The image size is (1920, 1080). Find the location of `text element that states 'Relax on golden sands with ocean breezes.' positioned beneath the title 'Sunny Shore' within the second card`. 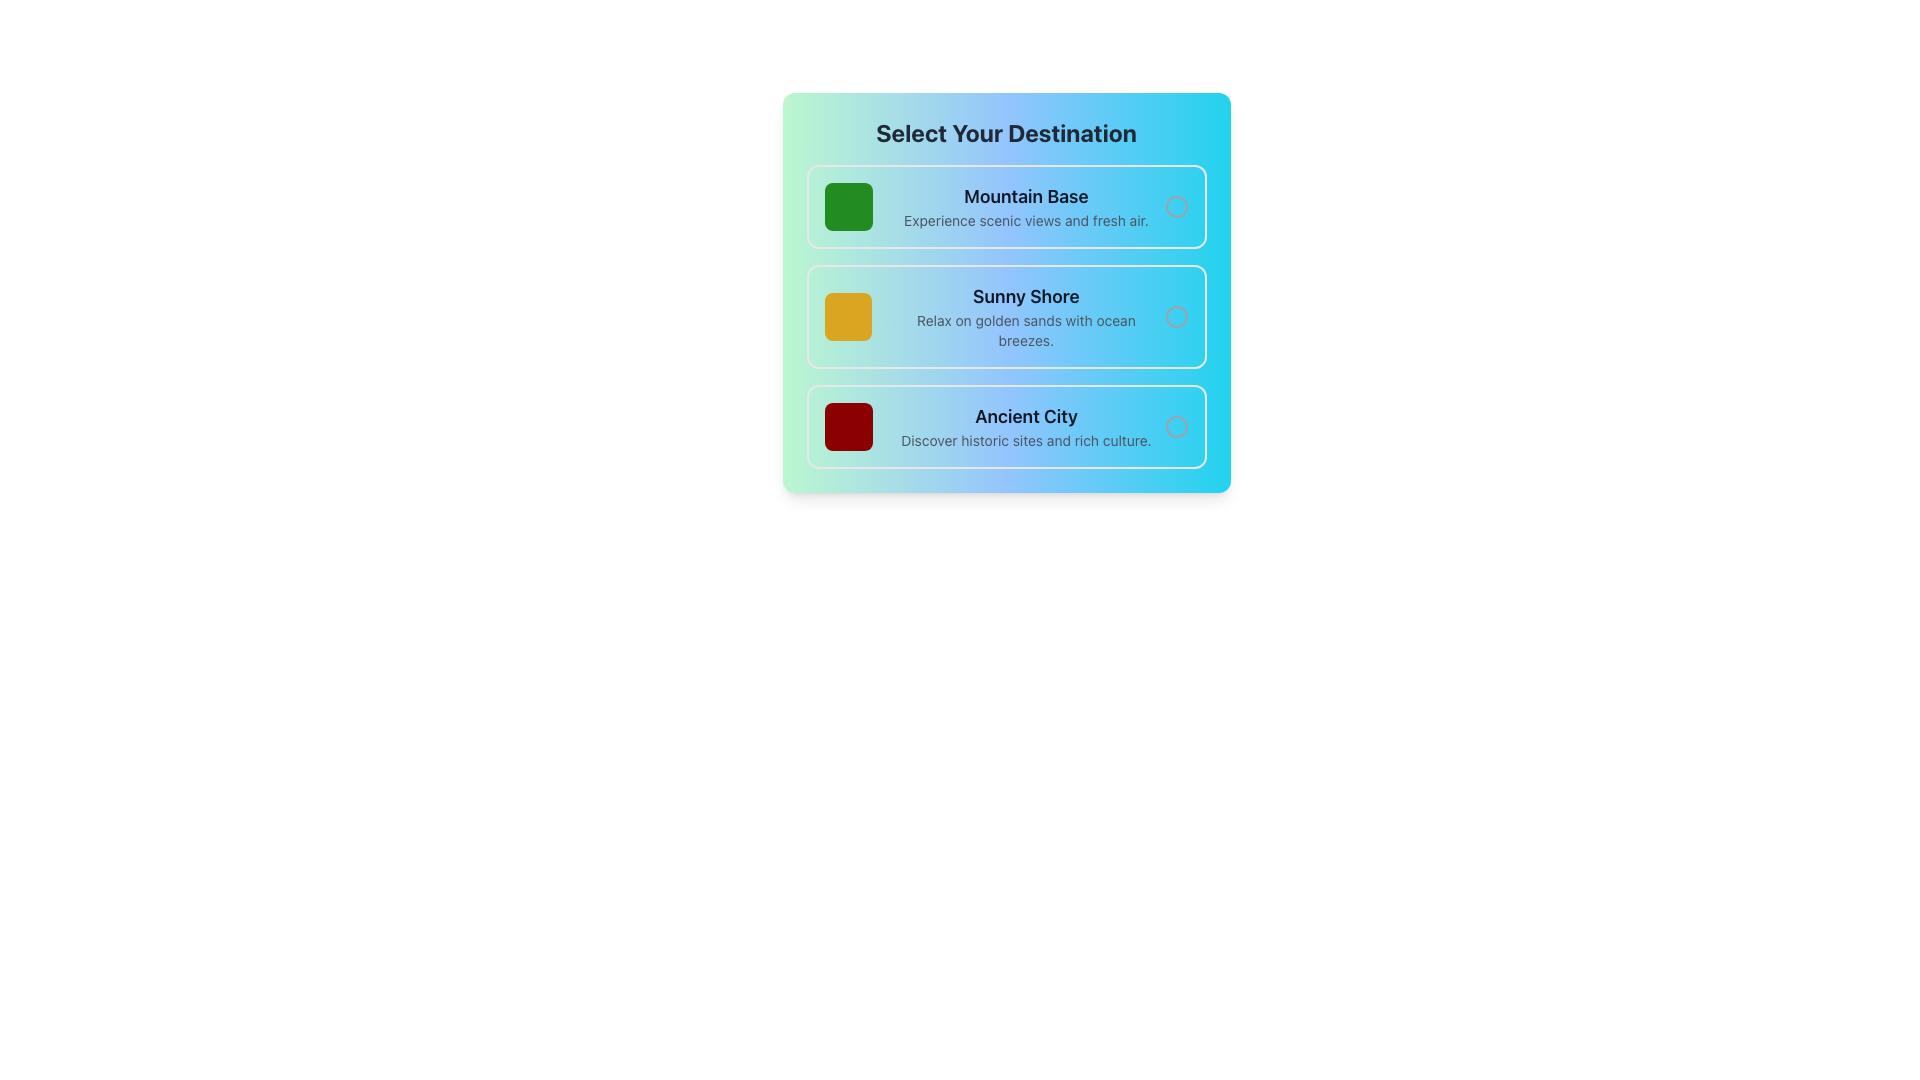

text element that states 'Relax on golden sands with ocean breezes.' positioned beneath the title 'Sunny Shore' within the second card is located at coordinates (1026, 330).